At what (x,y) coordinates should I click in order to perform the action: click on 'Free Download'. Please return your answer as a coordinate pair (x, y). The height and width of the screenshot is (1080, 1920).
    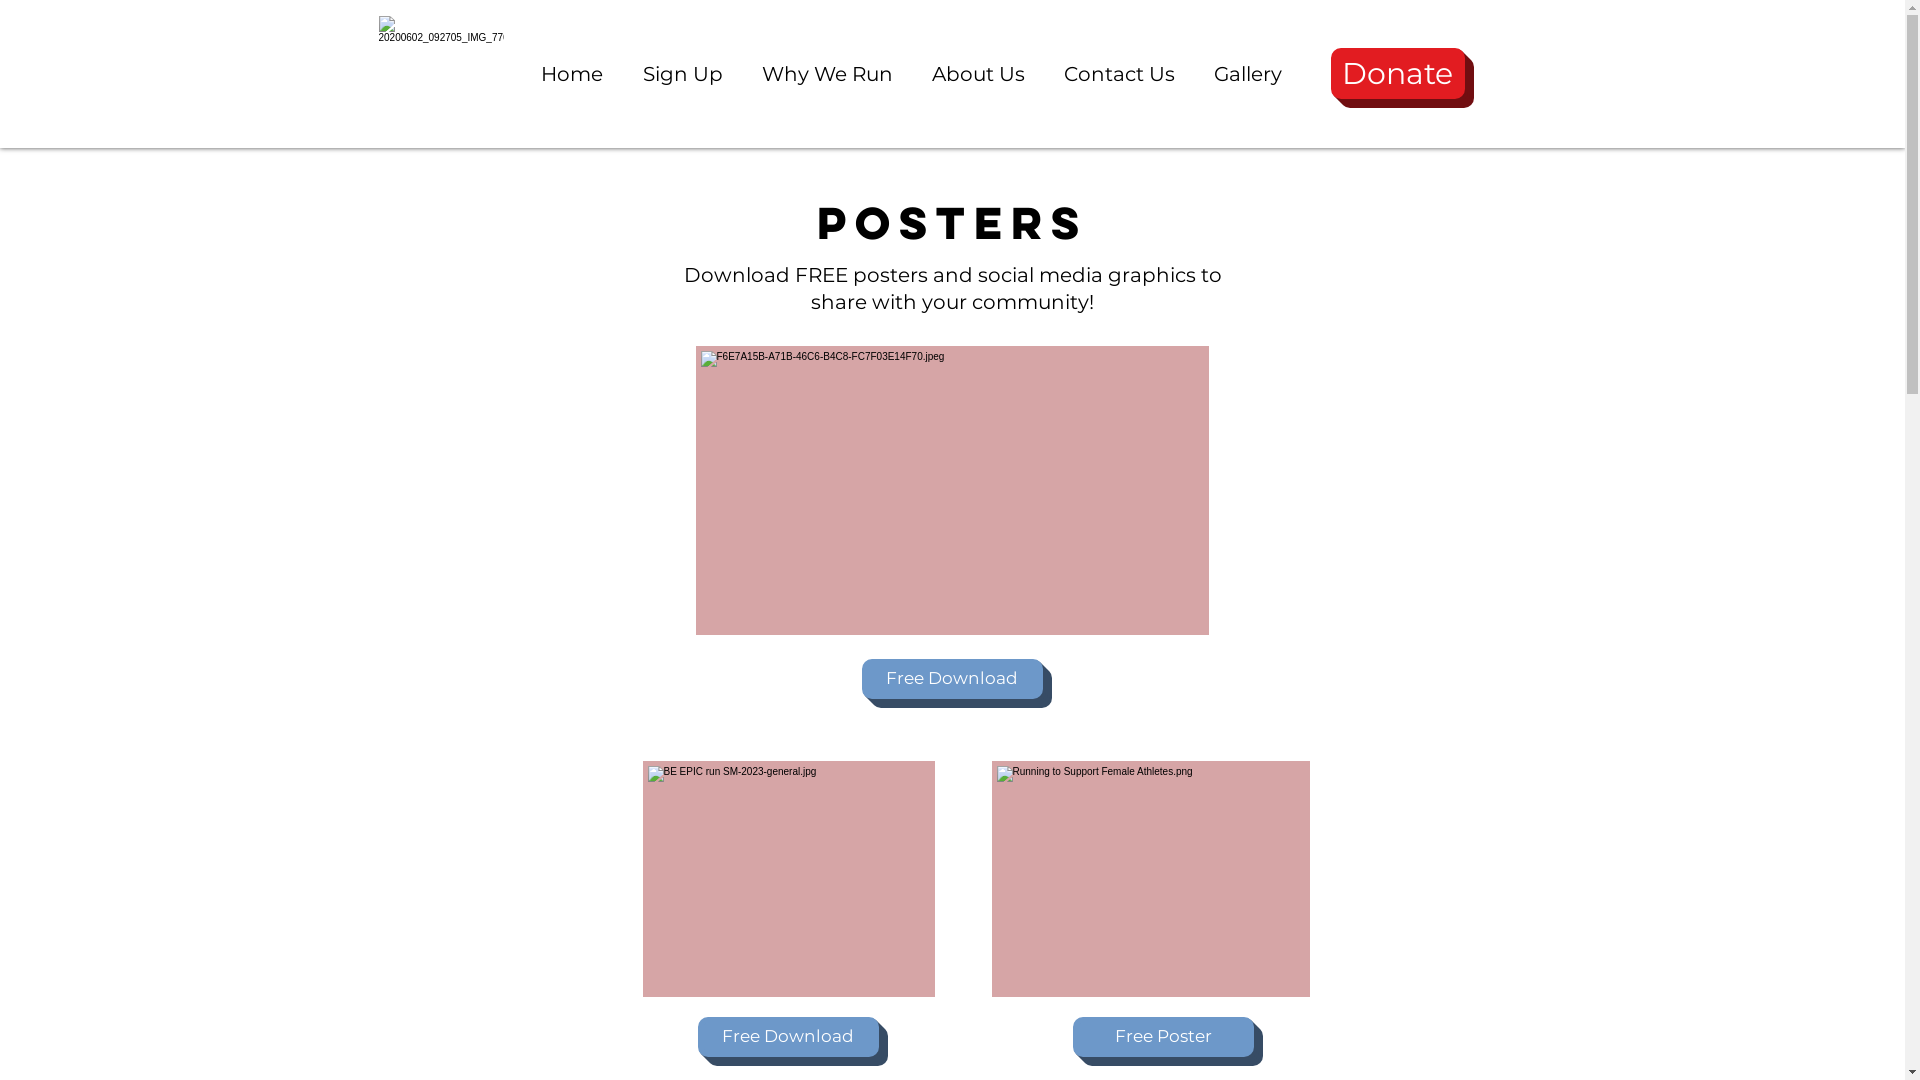
    Looking at the image, I should click on (697, 1036).